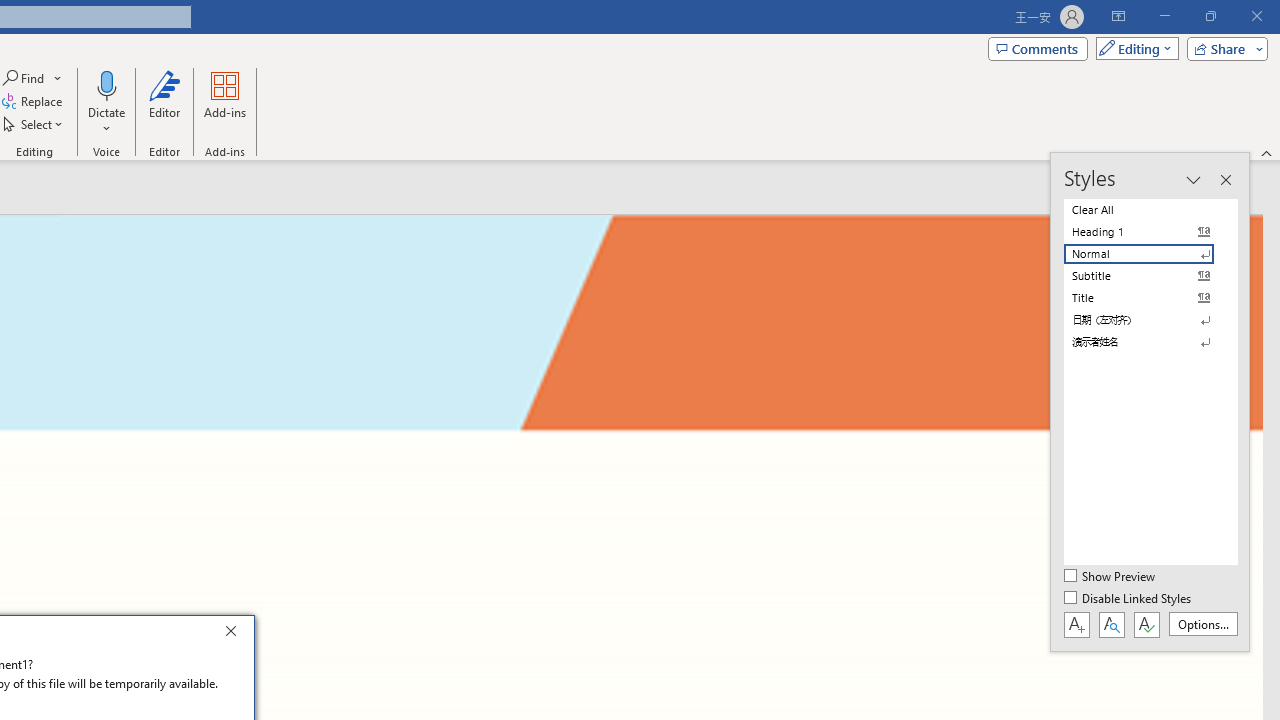 The height and width of the screenshot is (720, 1280). What do you see at coordinates (1110, 577) in the screenshot?
I see `'Show Preview'` at bounding box center [1110, 577].